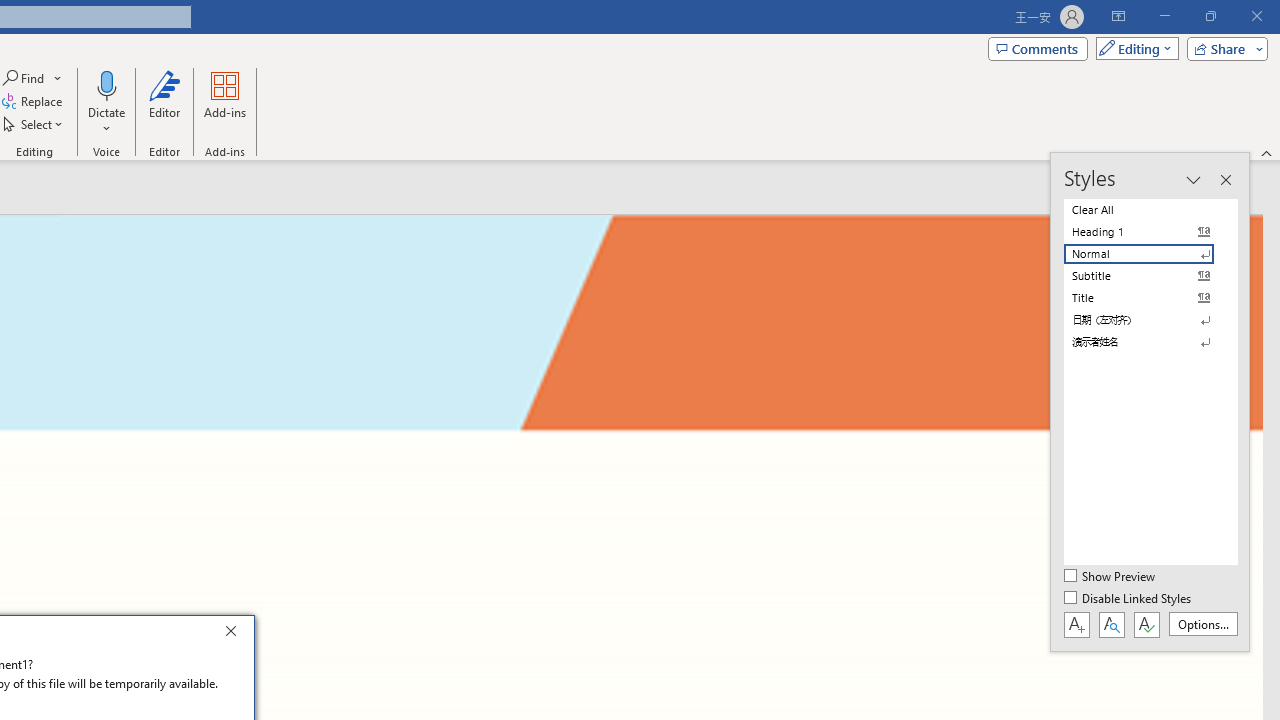 The height and width of the screenshot is (720, 1280). What do you see at coordinates (1110, 577) in the screenshot?
I see `'Show Preview'` at bounding box center [1110, 577].